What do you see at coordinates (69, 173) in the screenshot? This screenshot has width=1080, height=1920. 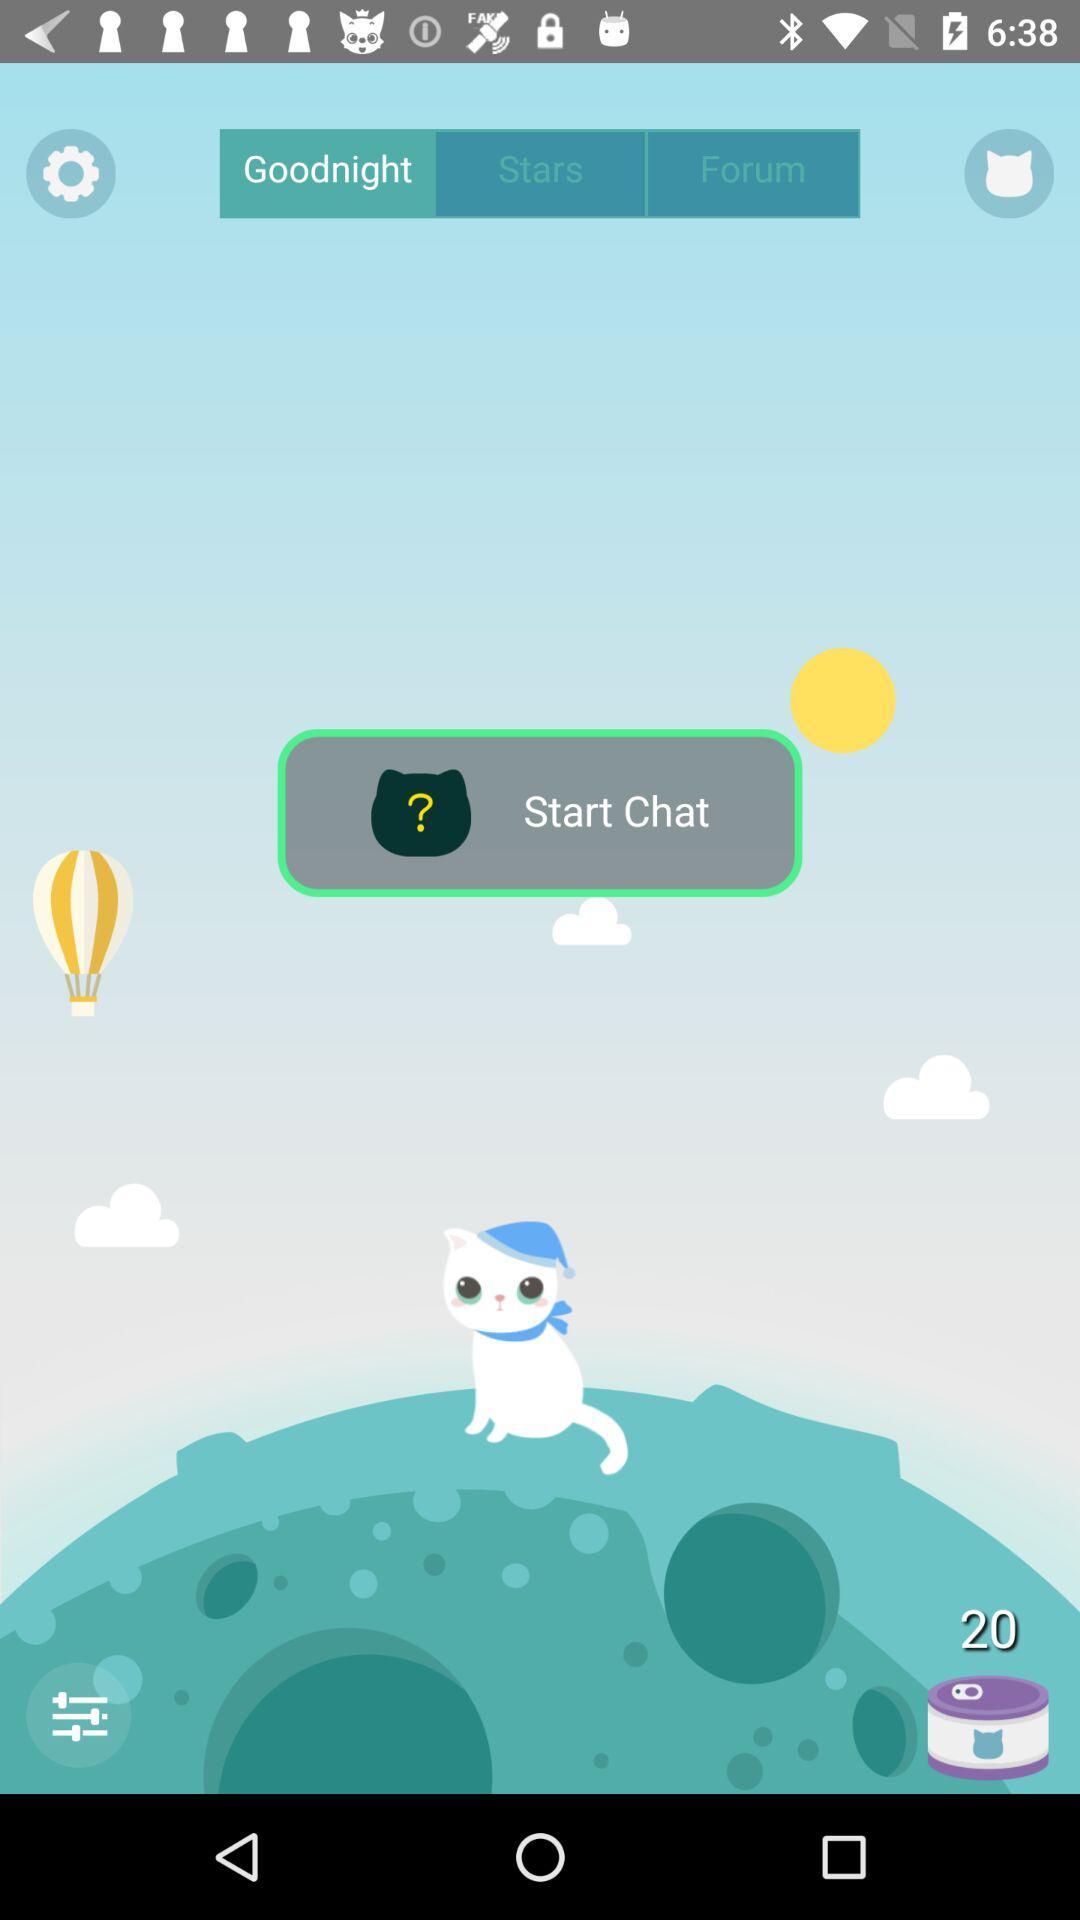 I see `the icon which is to the left side of the goodnight` at bounding box center [69, 173].